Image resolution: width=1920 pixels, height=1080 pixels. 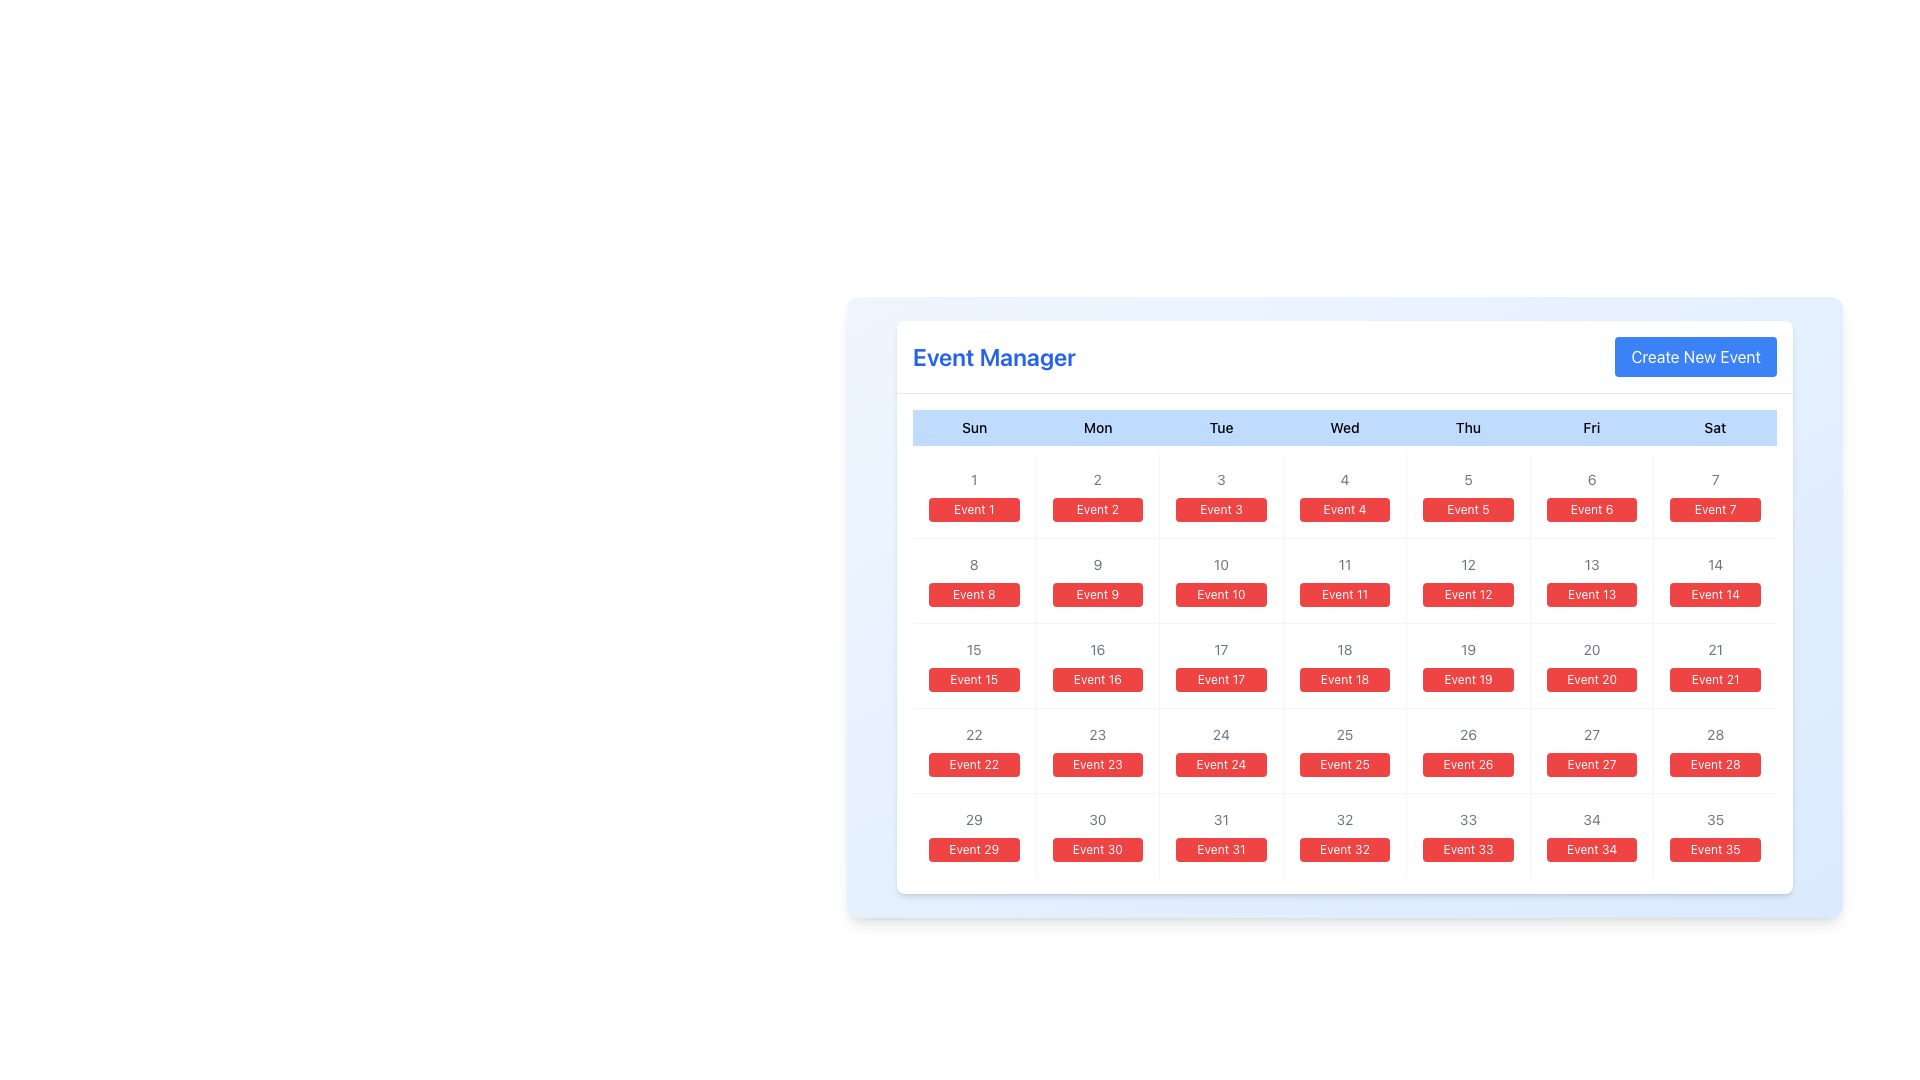 What do you see at coordinates (1468, 479) in the screenshot?
I see `the text label indicating the date for the calendar cell corresponding to Thursday, located above the 'Event 5' button` at bounding box center [1468, 479].